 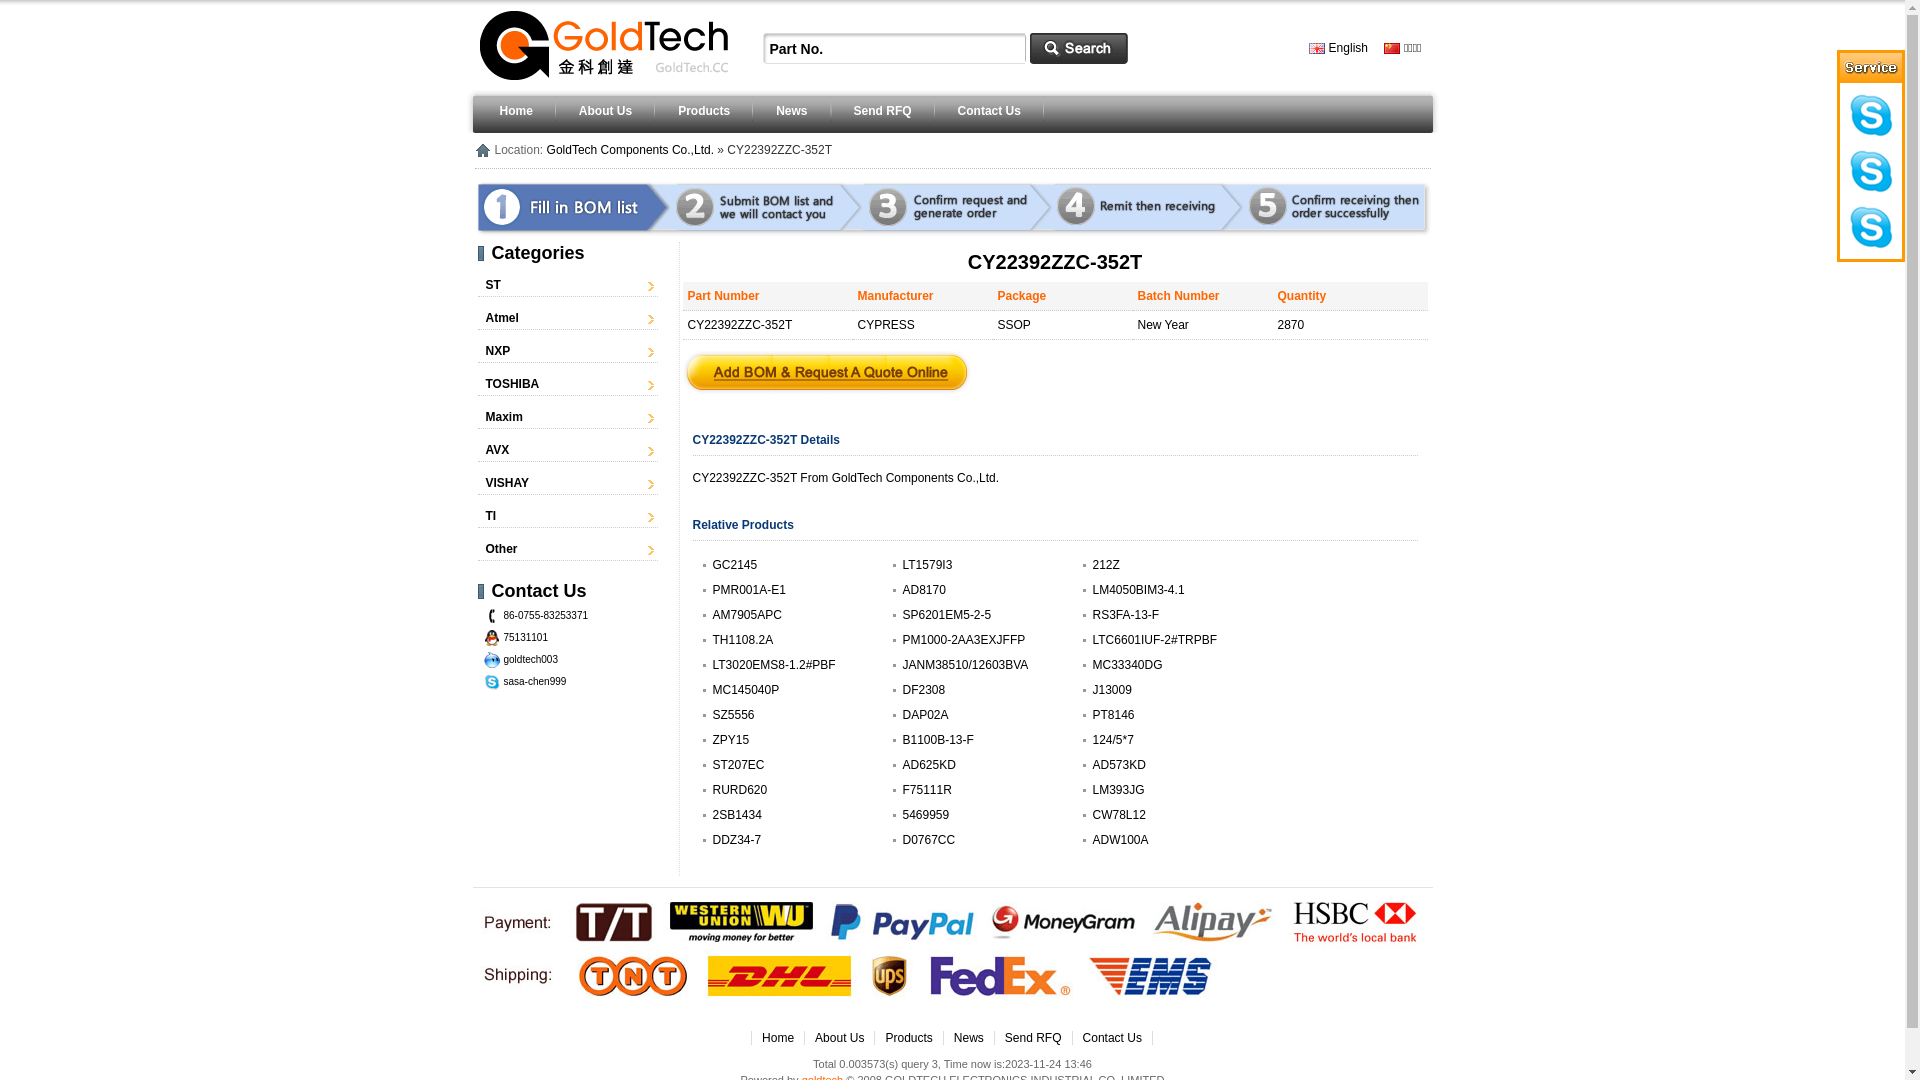 I want to click on 'Send RFQ', so click(x=1033, y=1036).